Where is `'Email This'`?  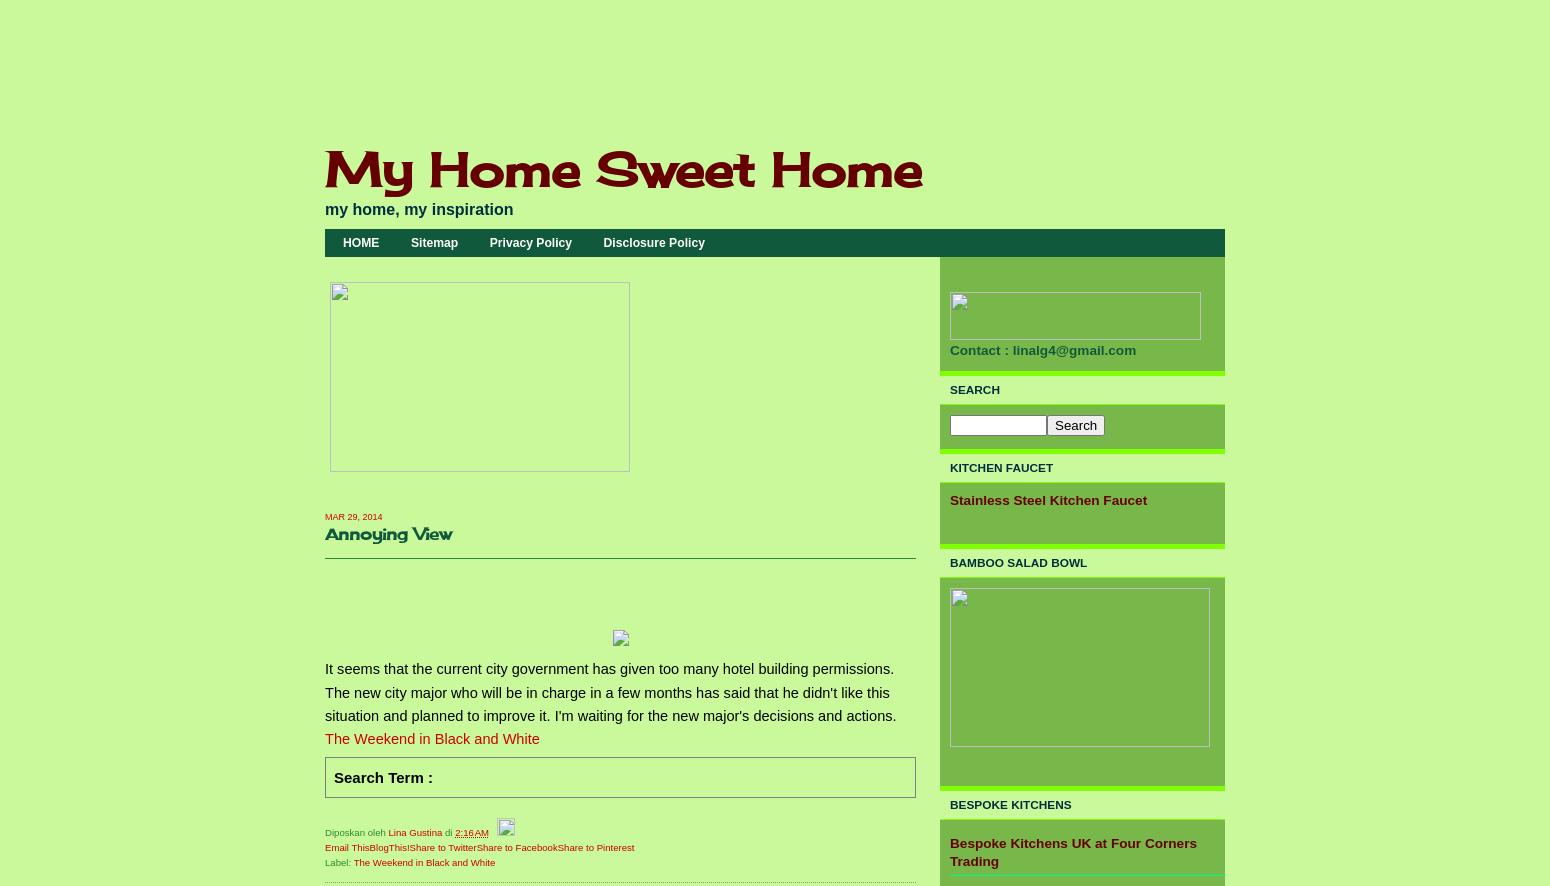 'Email This' is located at coordinates (346, 845).